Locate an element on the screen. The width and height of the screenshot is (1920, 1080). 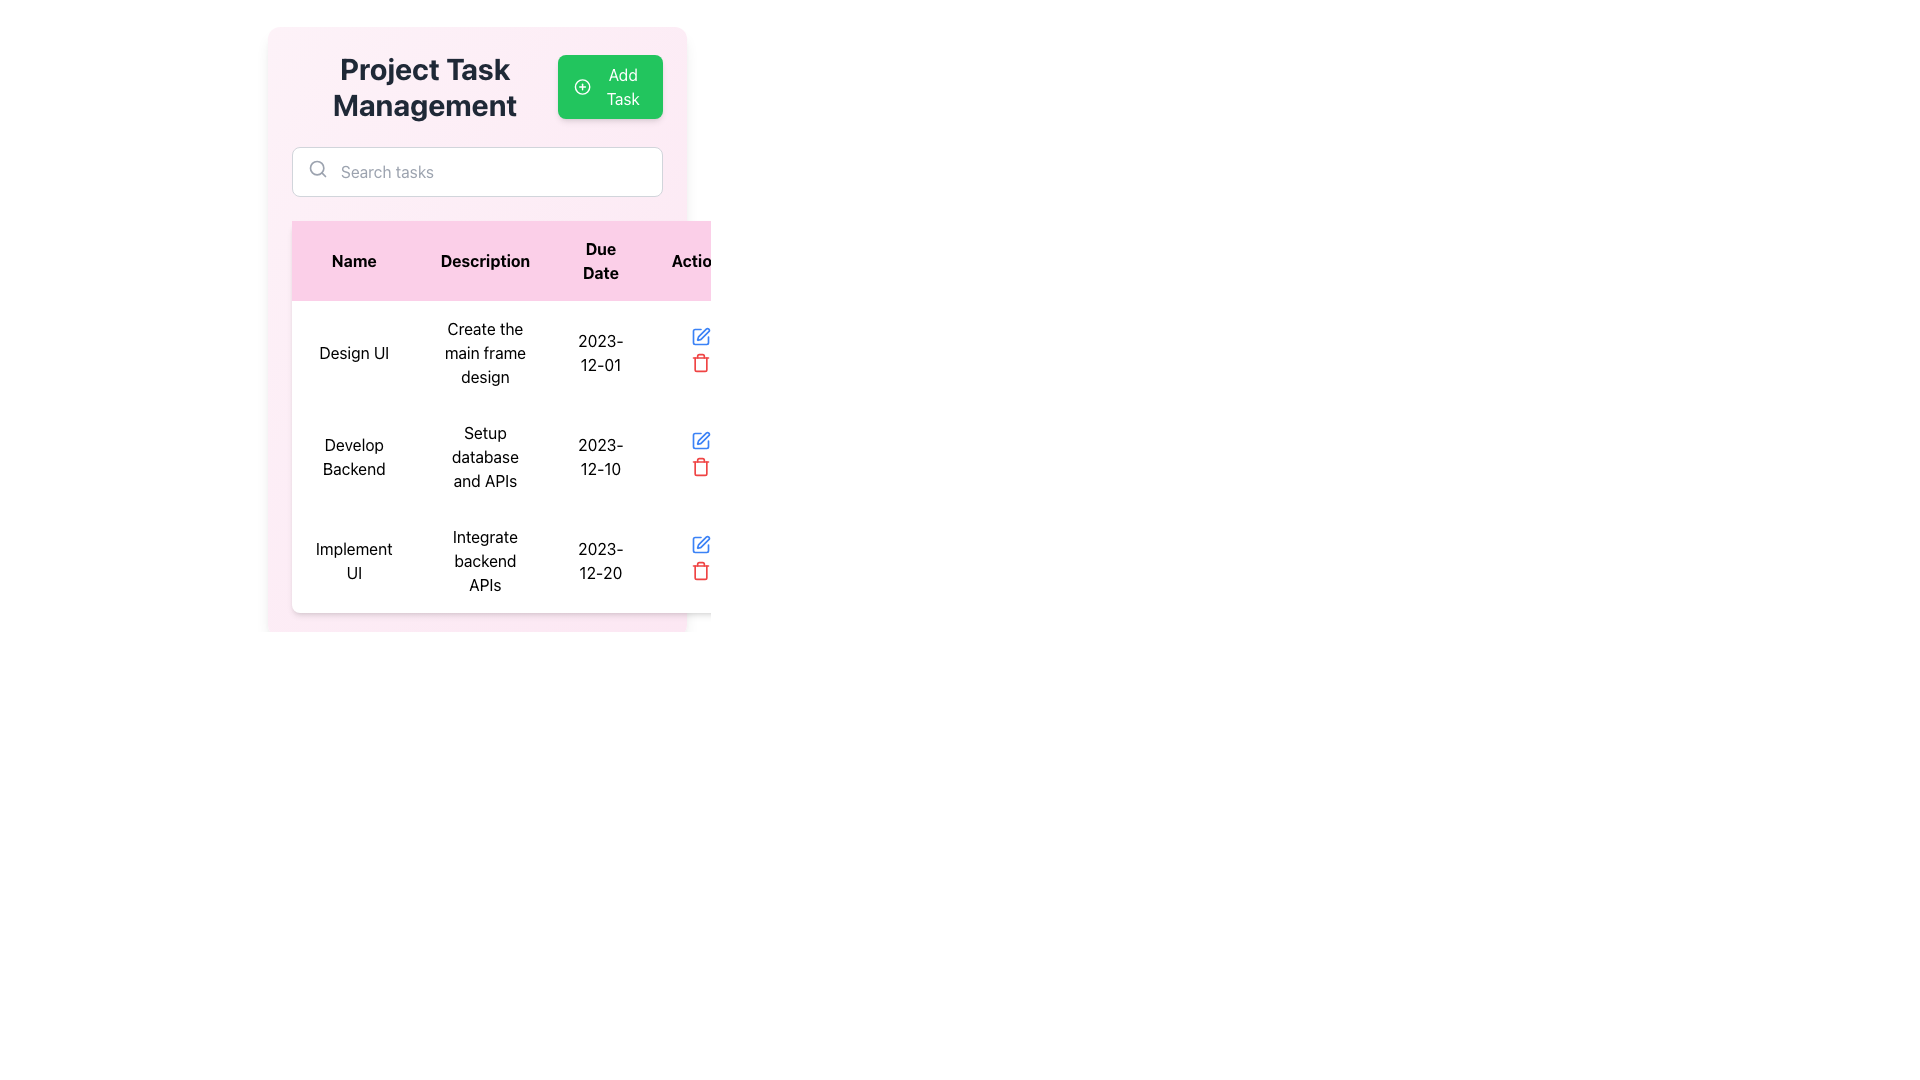
the 'Add Task' button, which is a green rectangular button with white text and a '+' icon, located in the top-right corner of the 'Project Task Management' section is located at coordinates (609, 86).